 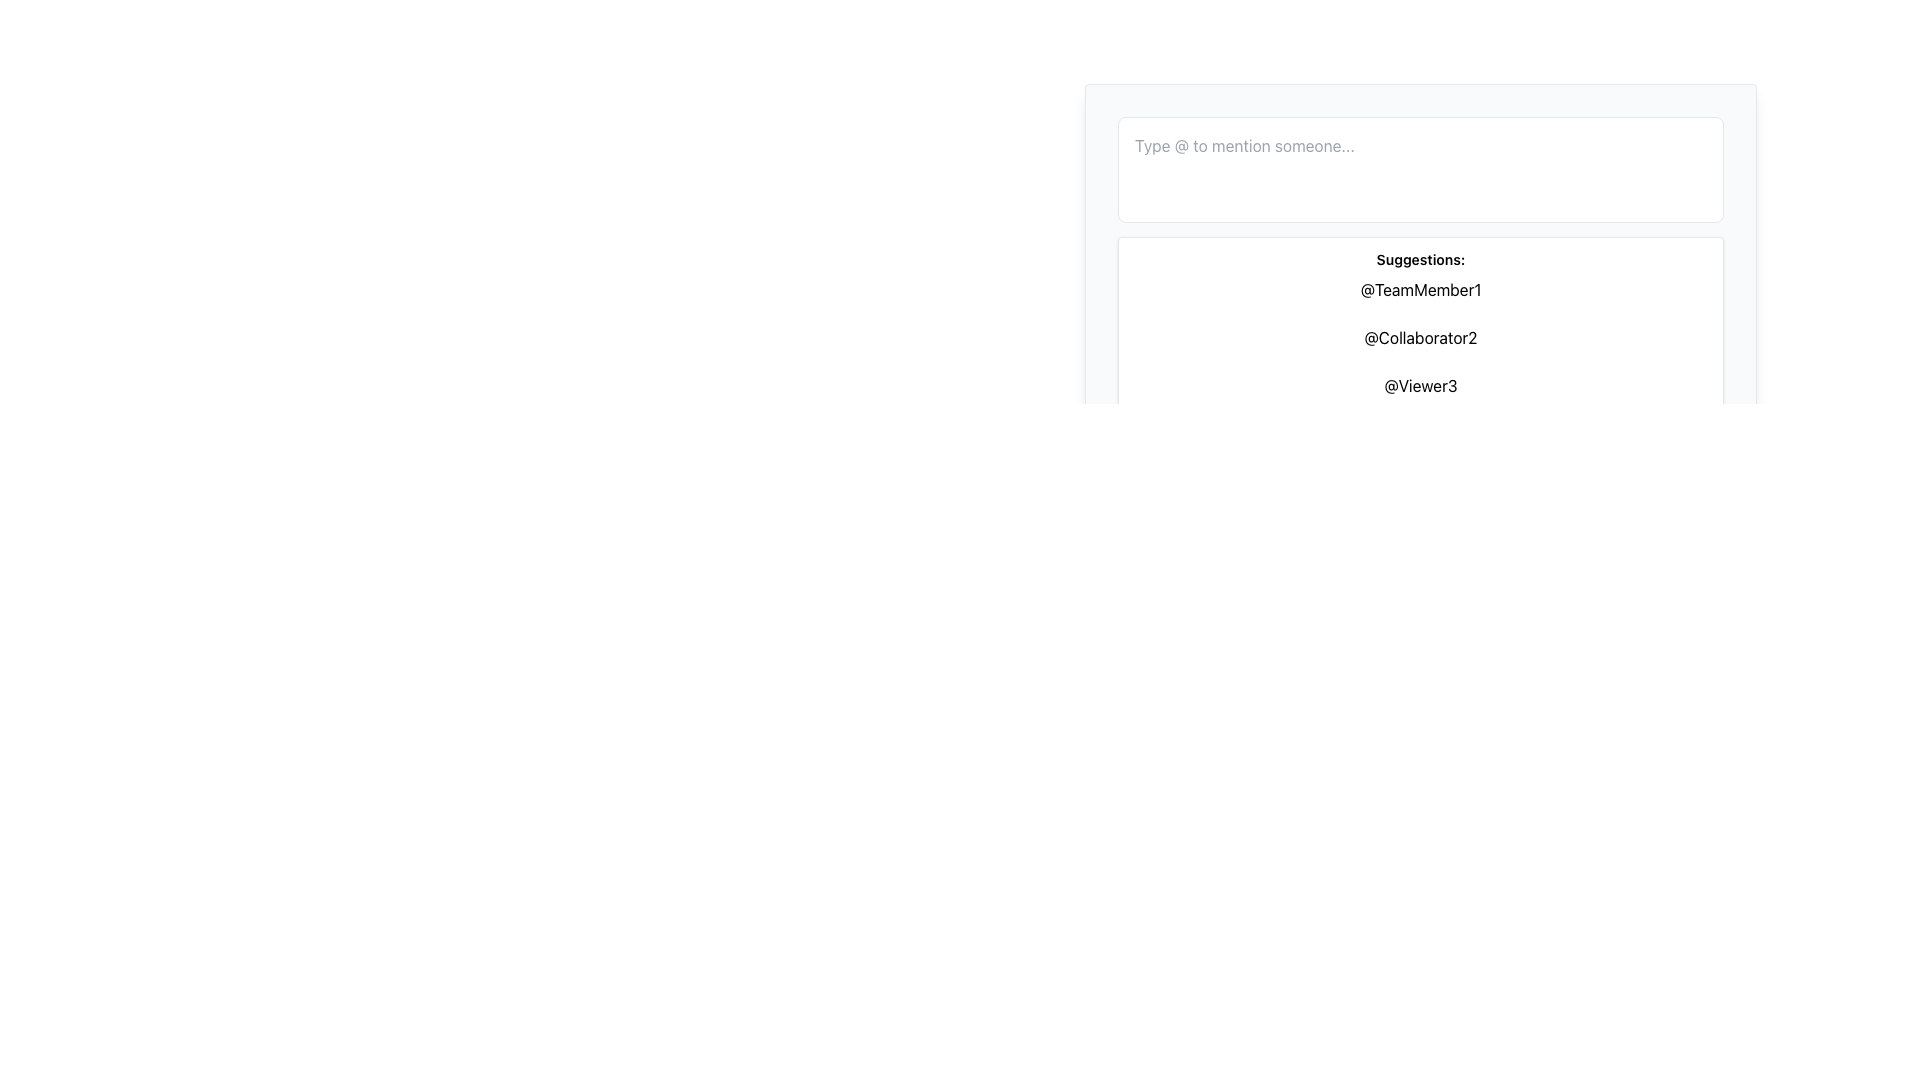 I want to click on the second suggestion in the list under the 'Suggestions:' section to observe the highlight effect, so click(x=1419, y=337).